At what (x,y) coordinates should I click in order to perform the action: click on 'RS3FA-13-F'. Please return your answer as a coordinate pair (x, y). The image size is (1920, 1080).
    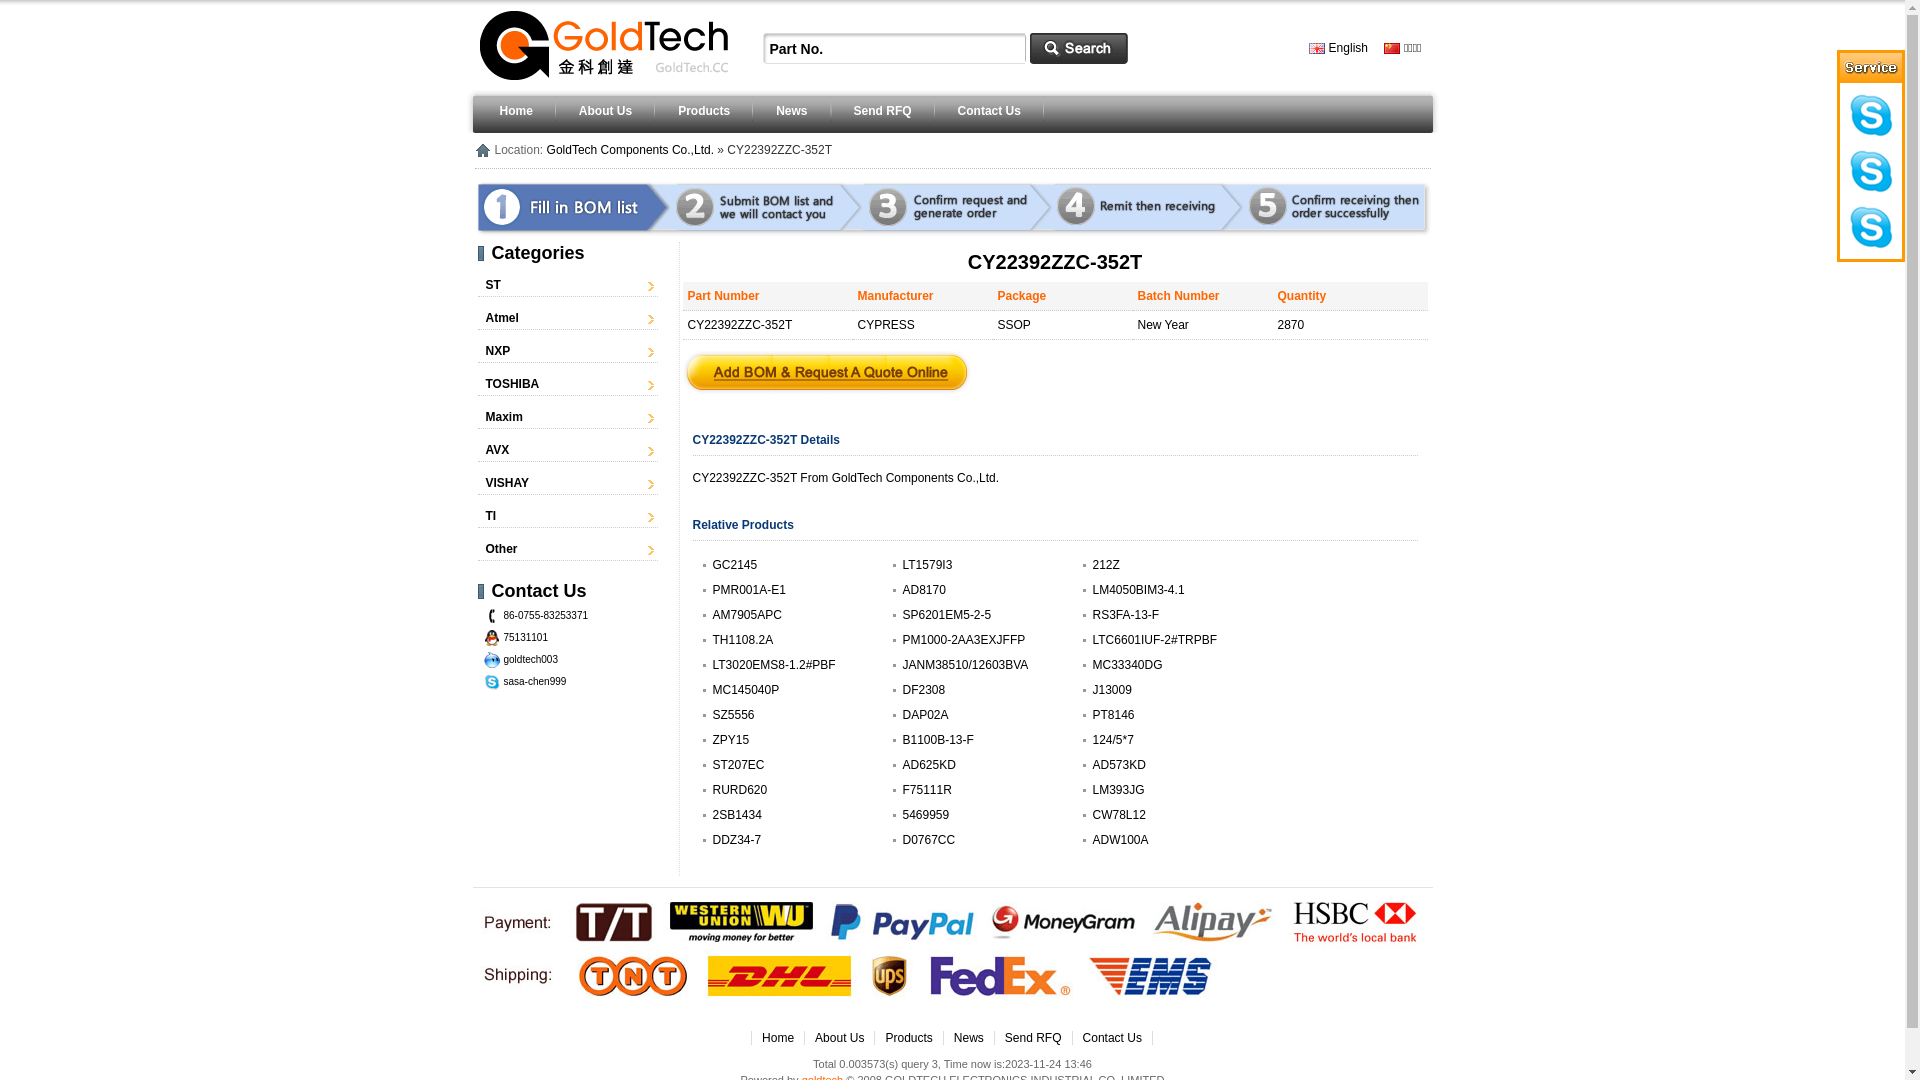
    Looking at the image, I should click on (1125, 613).